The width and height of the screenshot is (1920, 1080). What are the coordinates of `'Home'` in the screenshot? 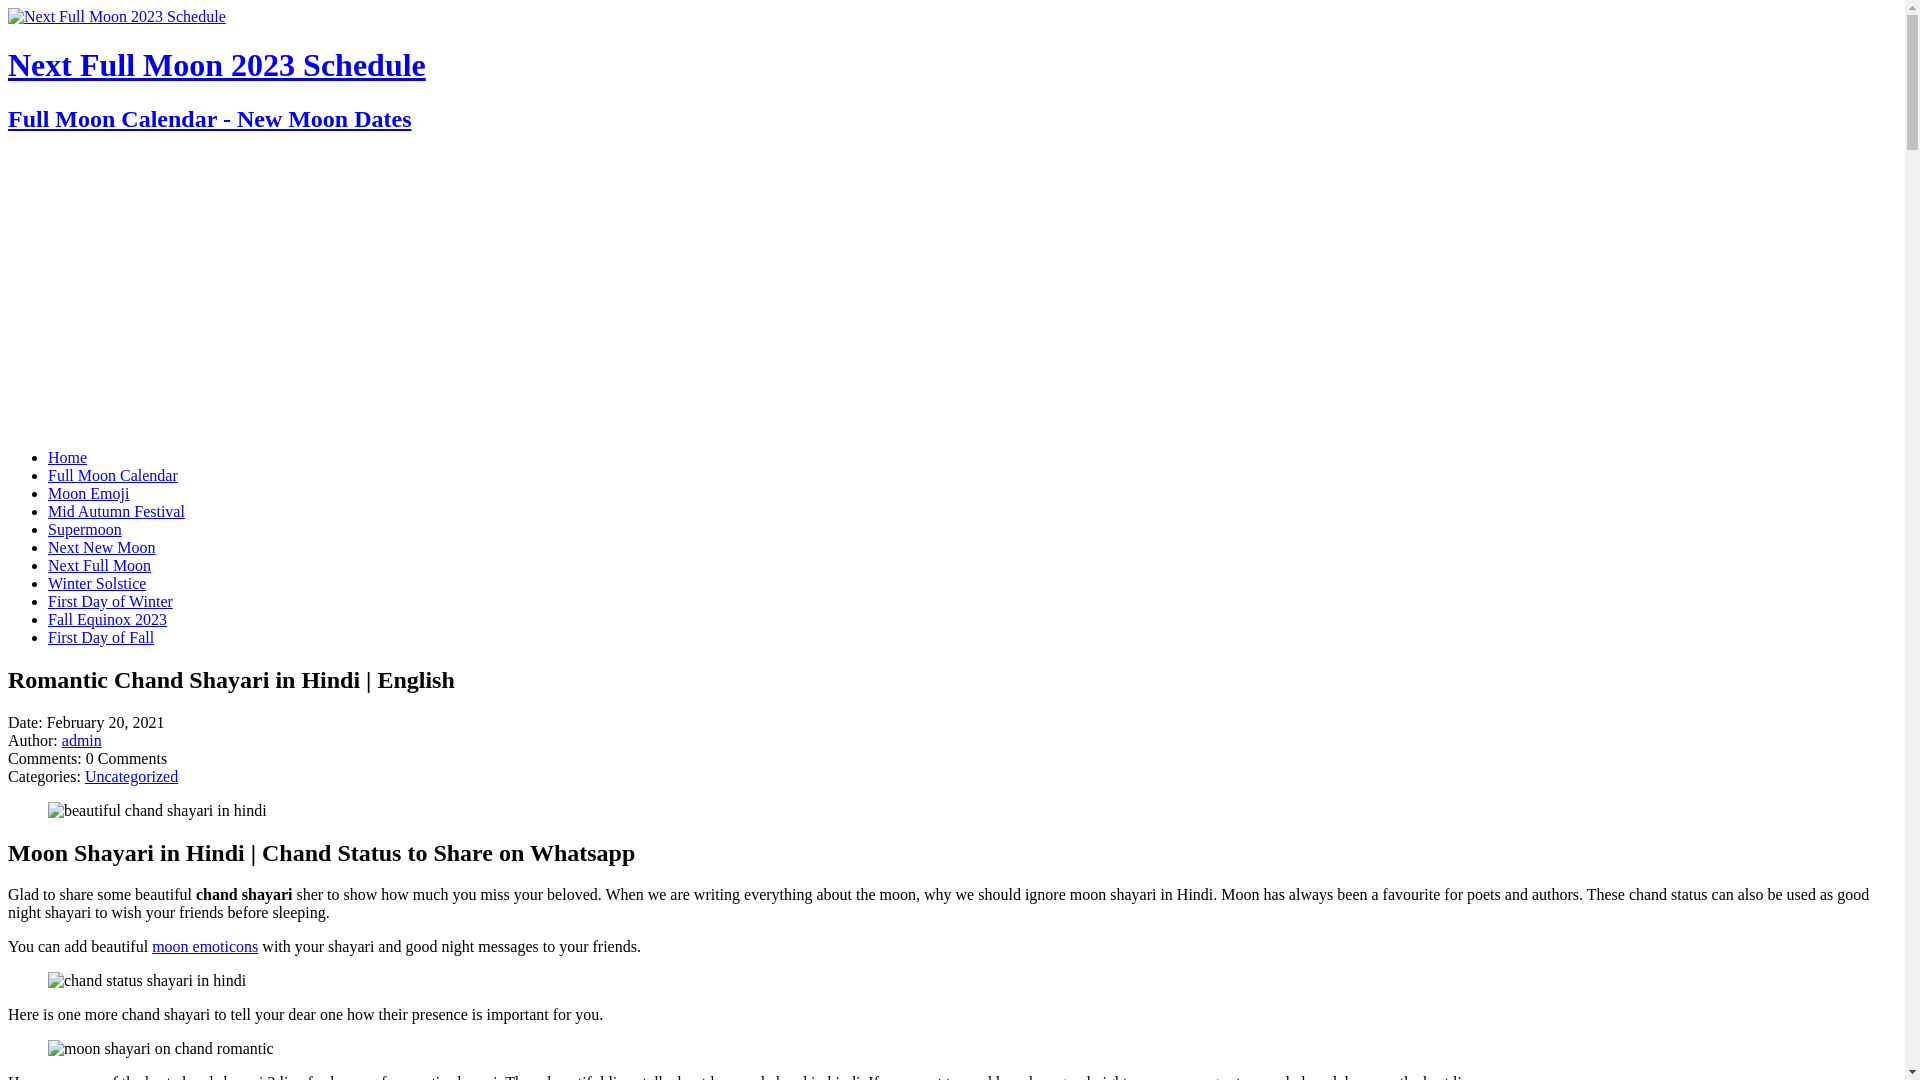 It's located at (67, 457).